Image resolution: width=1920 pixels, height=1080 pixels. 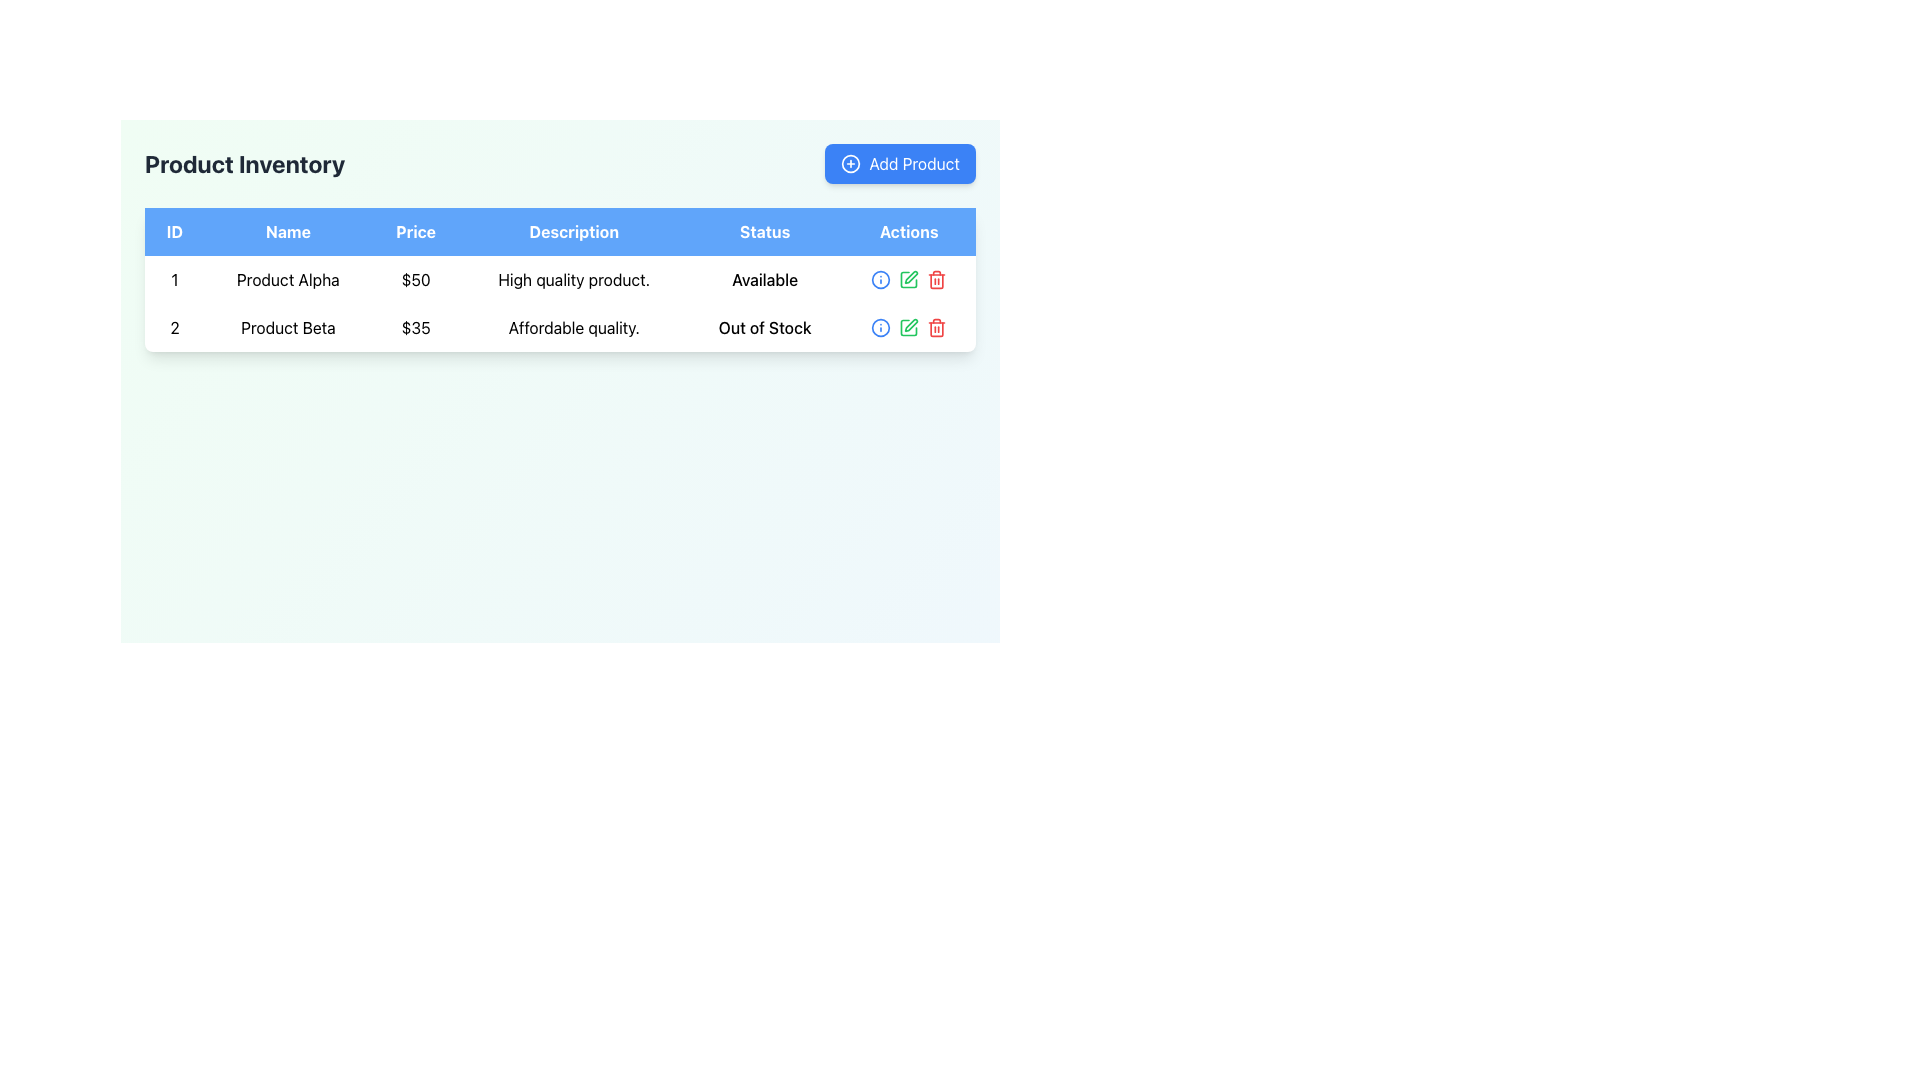 I want to click on the static text element that reads 'High quality product.' located in the fourth cell of the first row under the 'Description' column of the product inventory table, so click(x=573, y=280).